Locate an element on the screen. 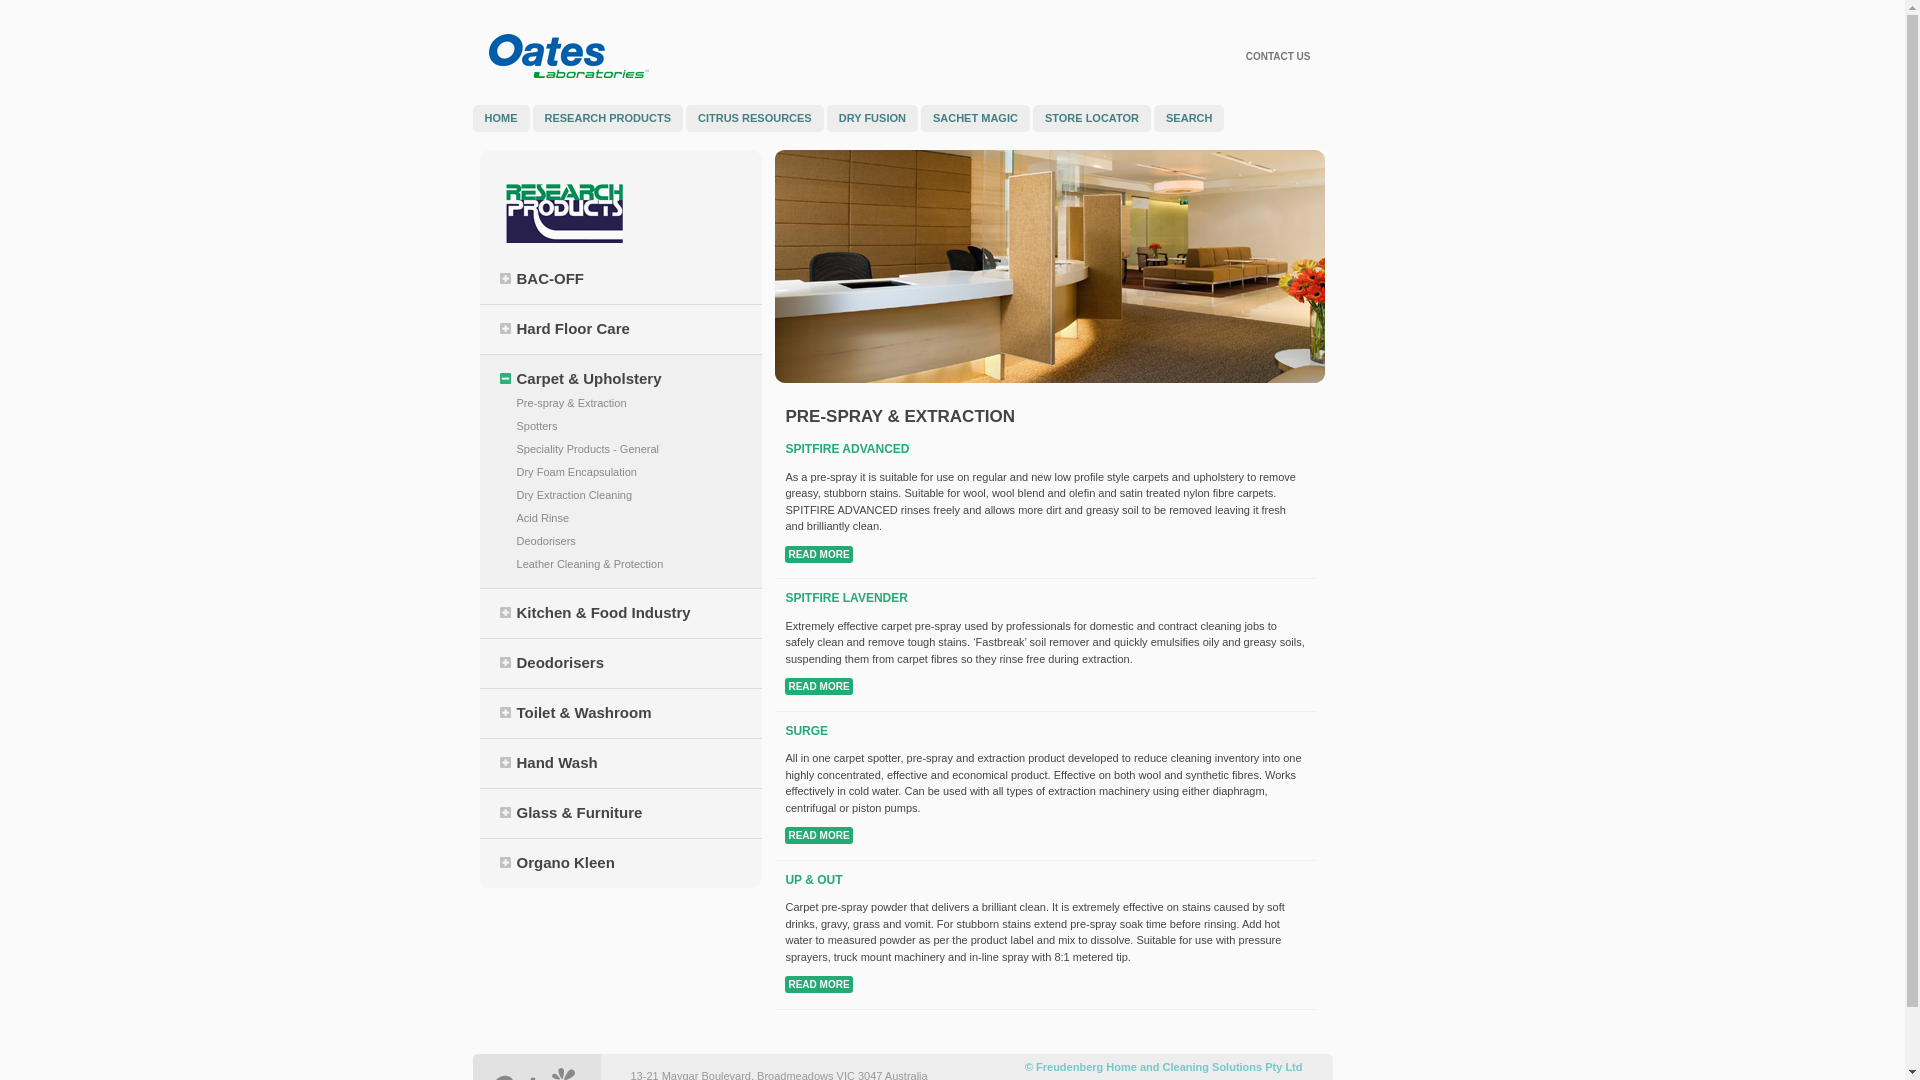  'Glass & Furniture' is located at coordinates (570, 812).